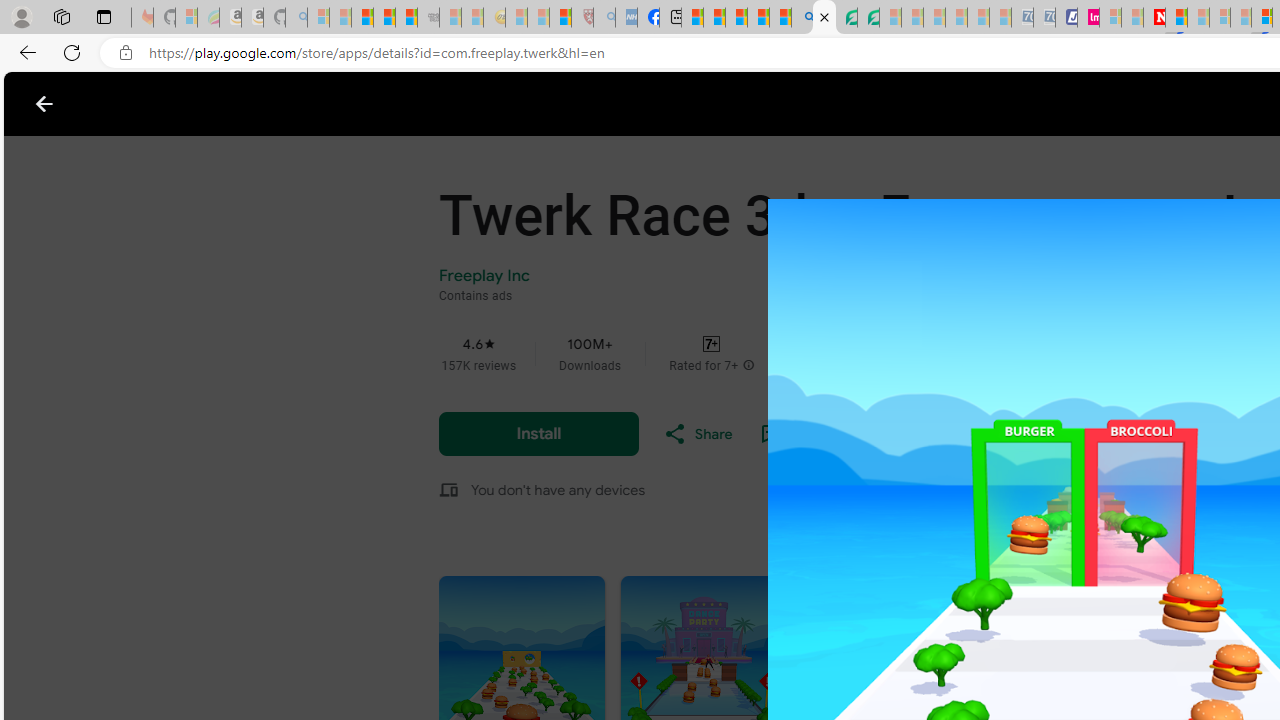 Image resolution: width=1280 pixels, height=720 pixels. Describe the element at coordinates (558, 489) in the screenshot. I see `'You don'` at that location.